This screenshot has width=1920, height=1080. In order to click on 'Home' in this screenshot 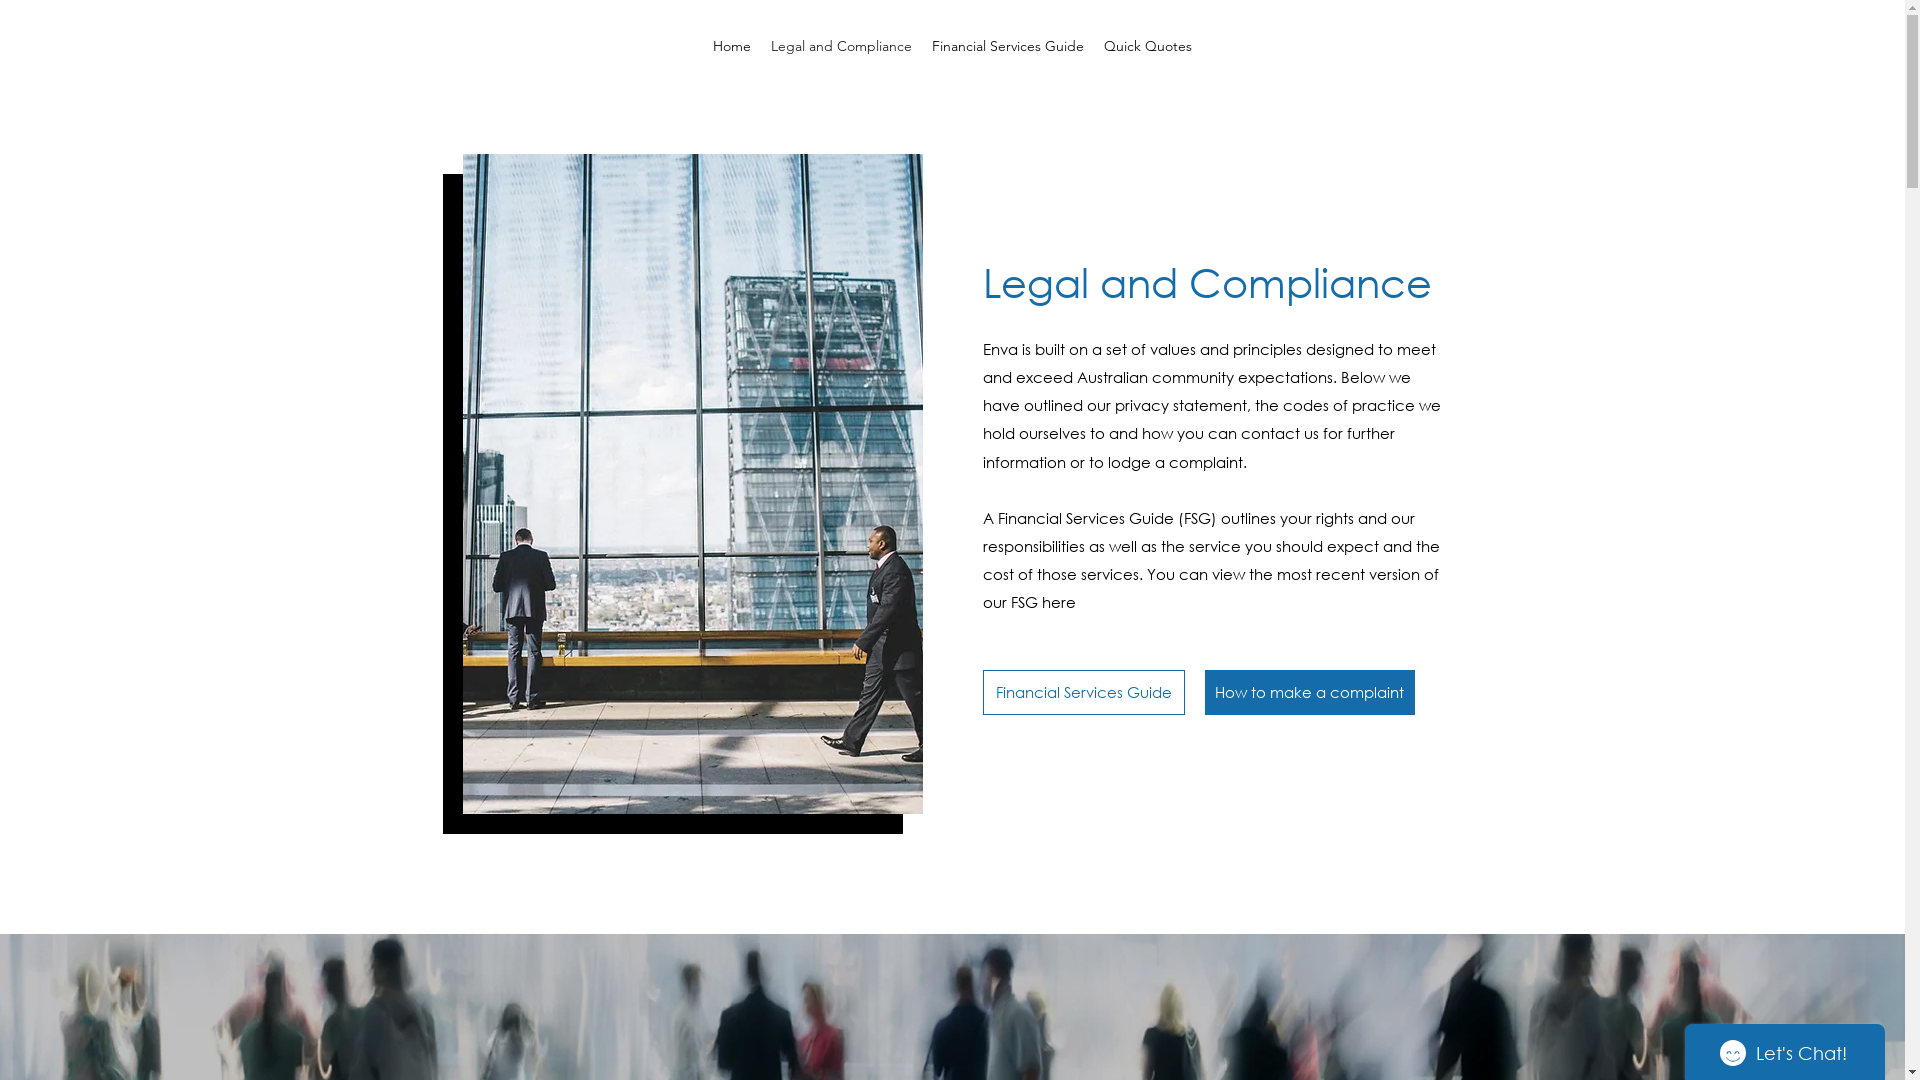, I will do `click(702, 45)`.